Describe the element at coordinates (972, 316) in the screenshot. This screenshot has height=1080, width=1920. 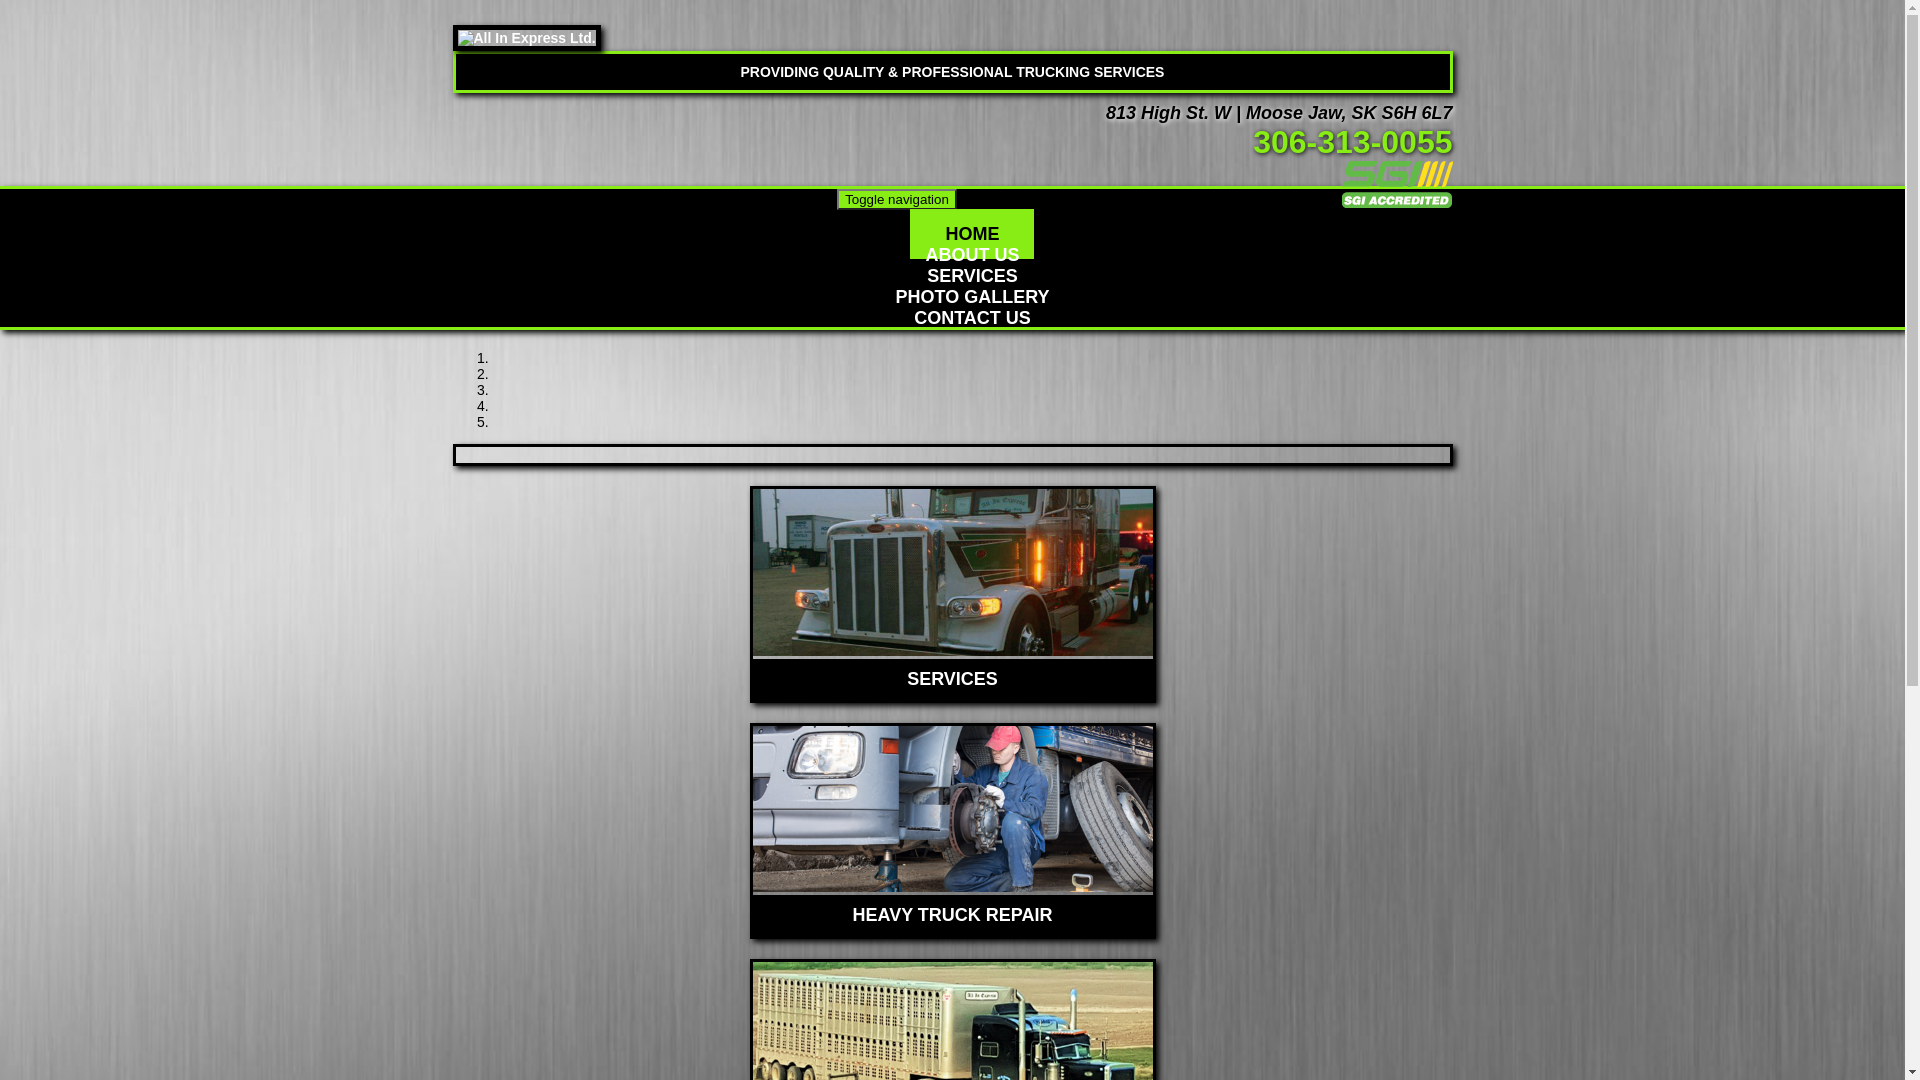
I see `'CONTACT US'` at that location.